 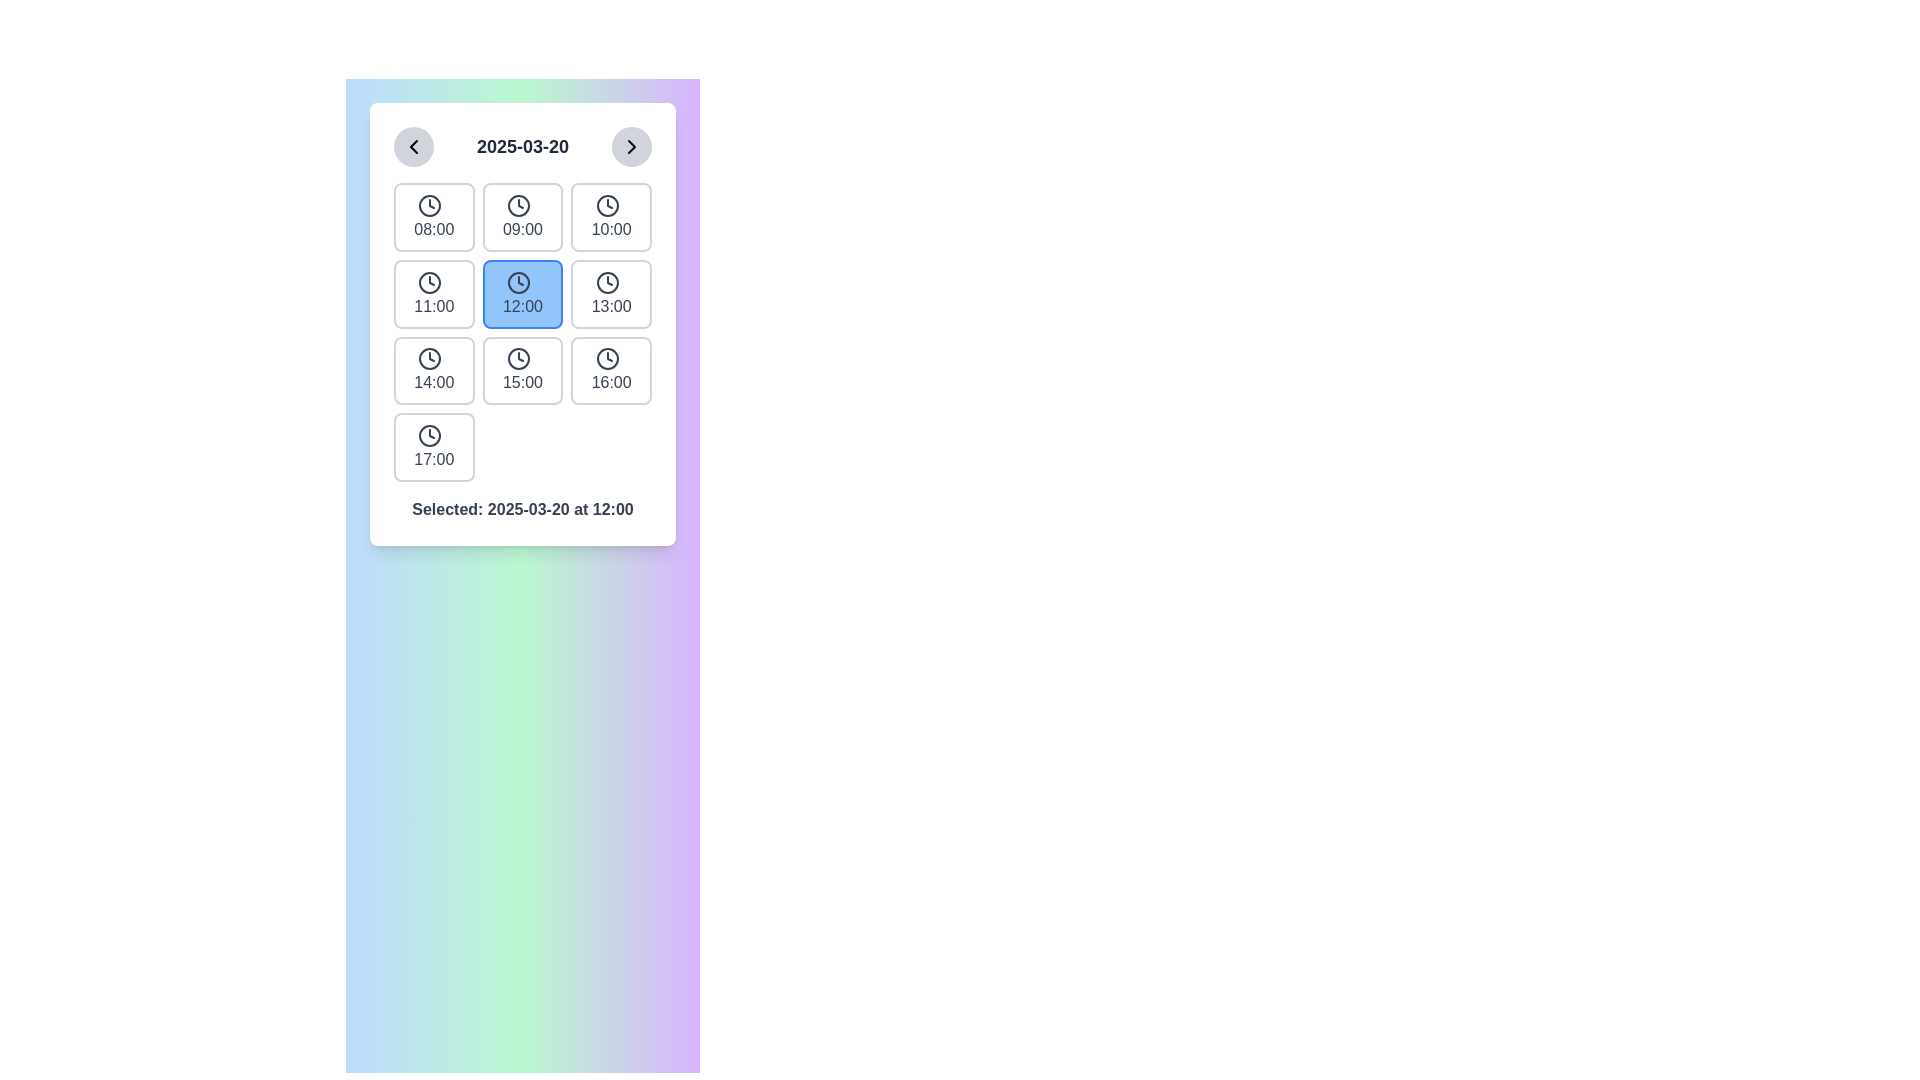 I want to click on the clock icon indicating the '17:00' time slot, located in the bottom row, leftmost column, so click(x=429, y=435).